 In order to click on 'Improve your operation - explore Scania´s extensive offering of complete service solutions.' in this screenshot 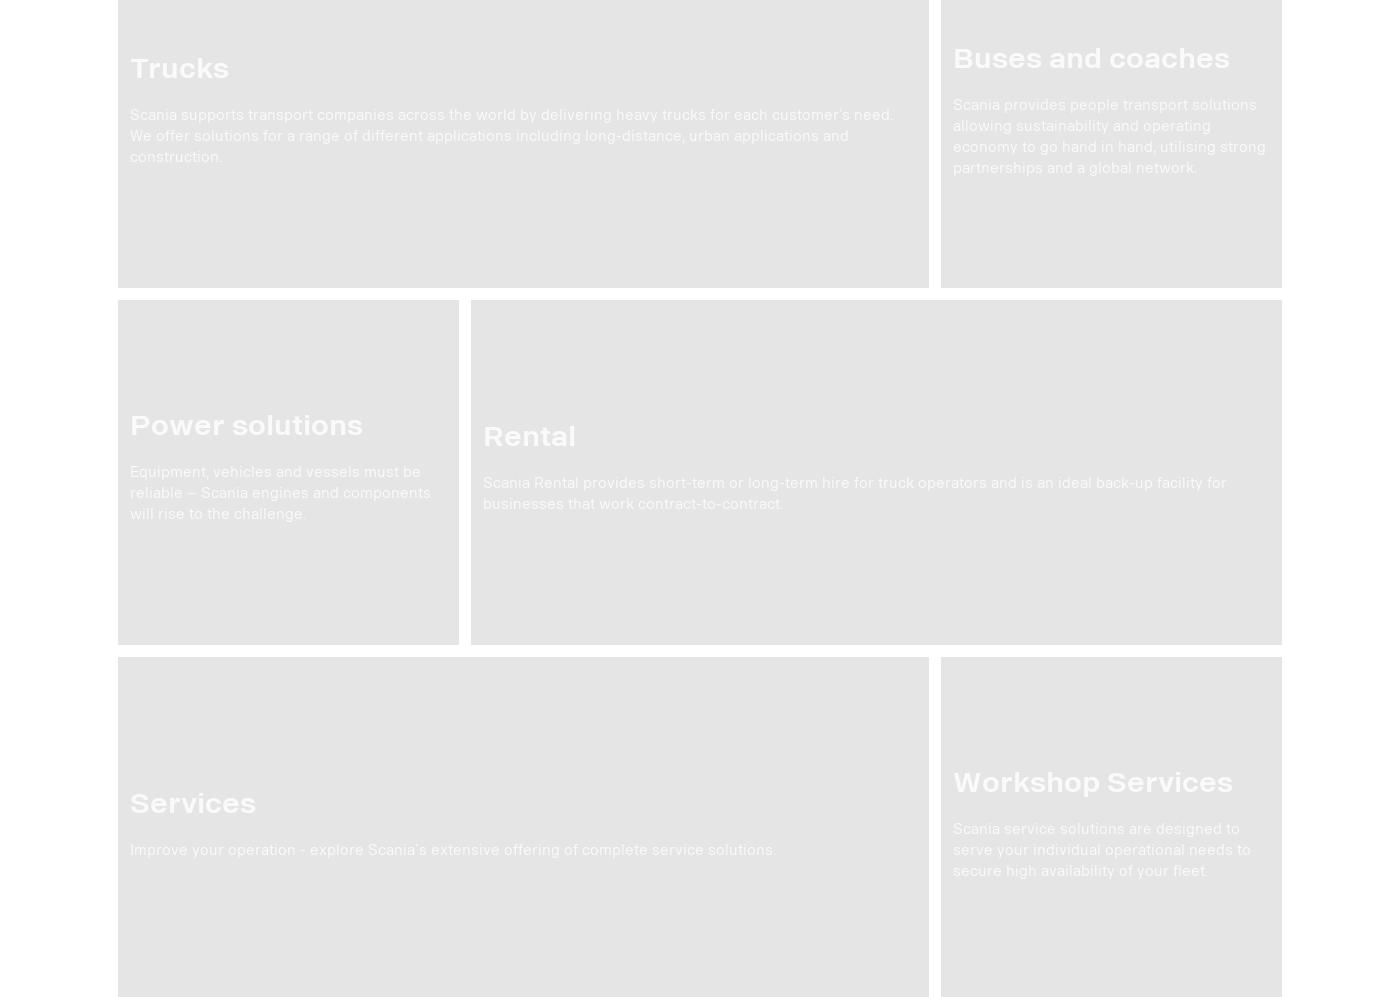, I will do `click(453, 850)`.